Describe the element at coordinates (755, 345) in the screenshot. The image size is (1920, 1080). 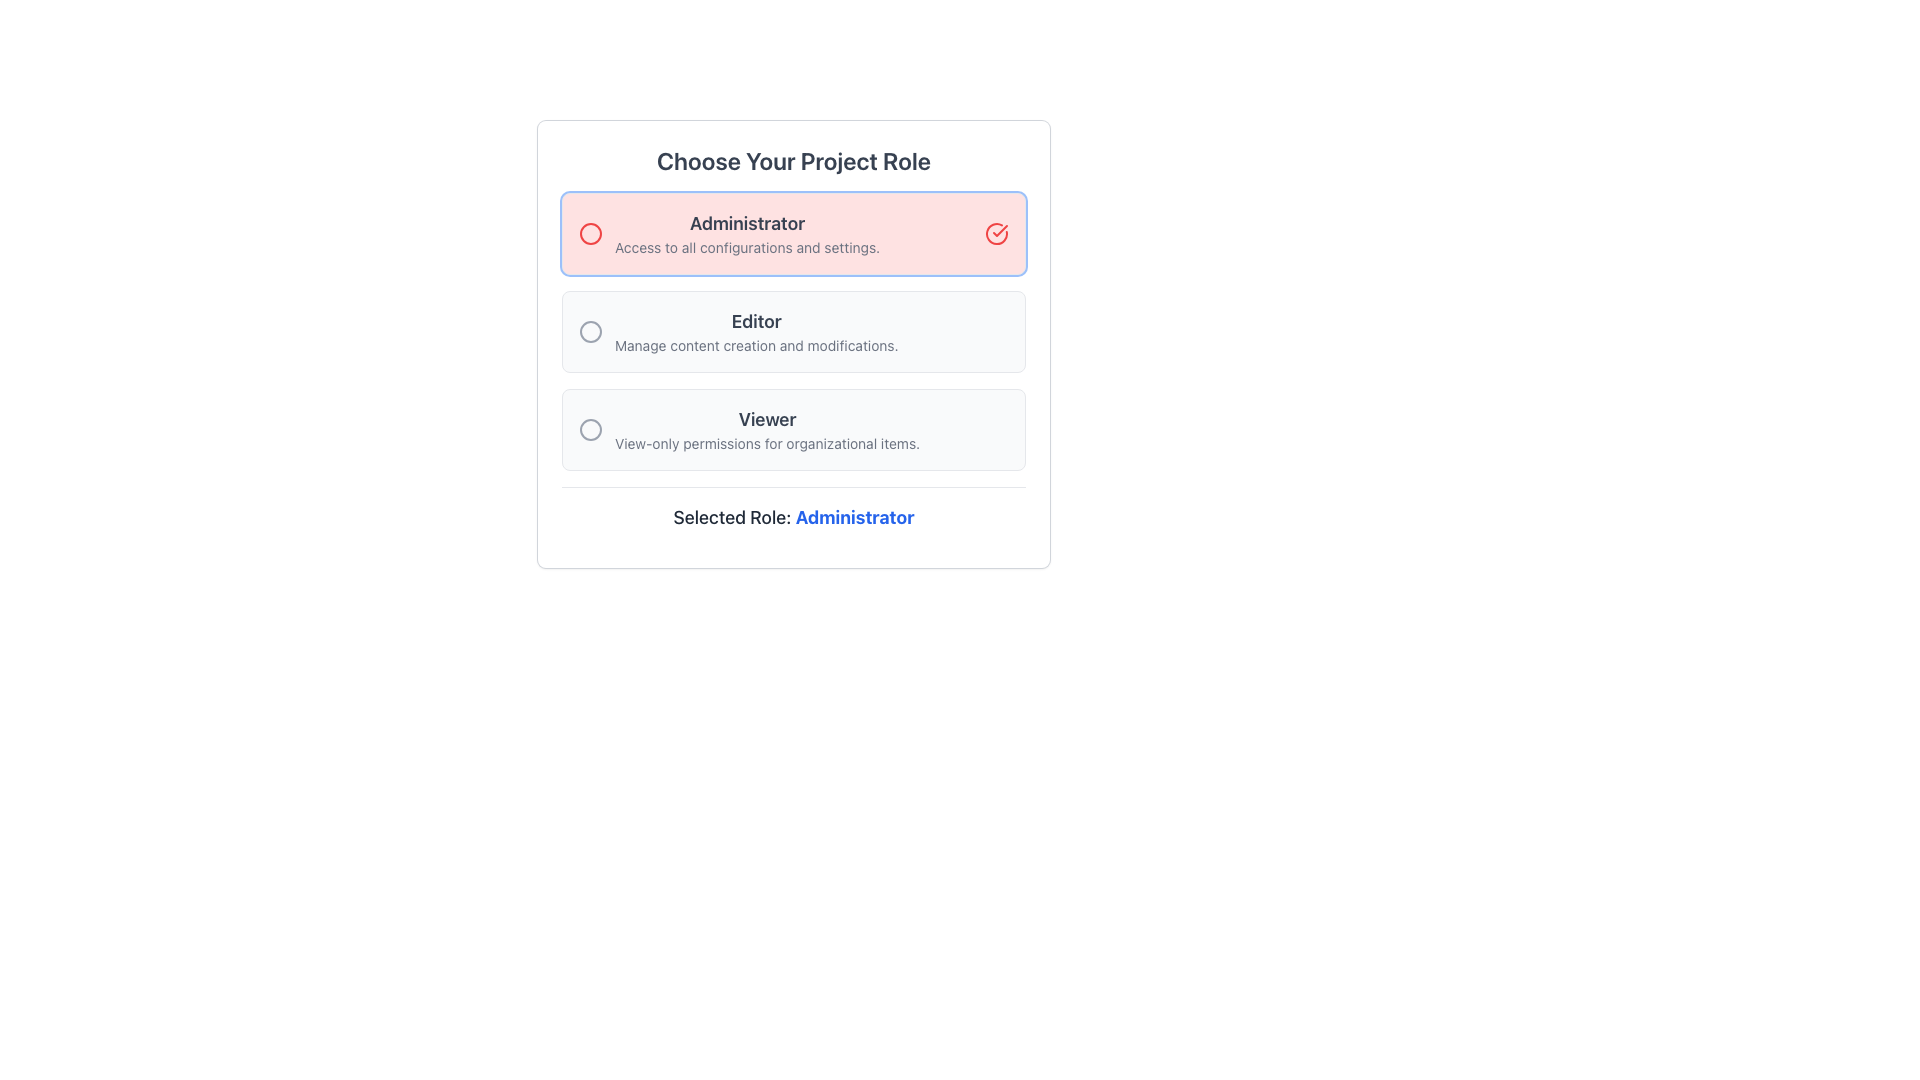
I see `the Text Label that provides context about the 'Editor' option, located below the header 'Editor'` at that location.